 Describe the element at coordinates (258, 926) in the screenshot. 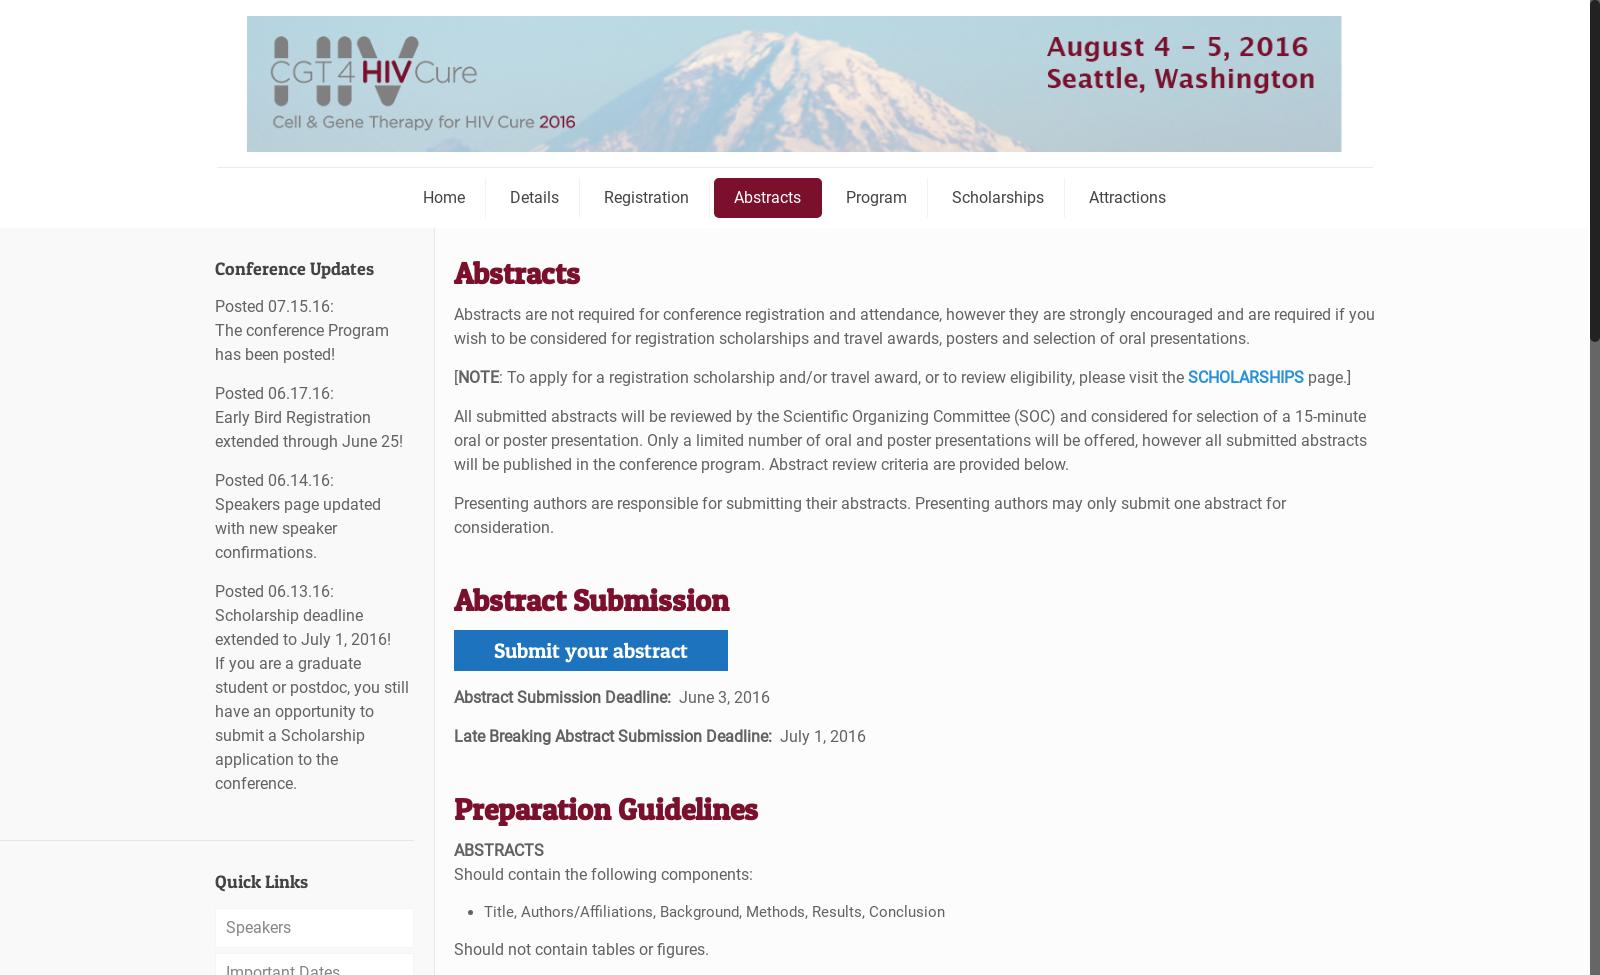

I see `'Speakers'` at that location.